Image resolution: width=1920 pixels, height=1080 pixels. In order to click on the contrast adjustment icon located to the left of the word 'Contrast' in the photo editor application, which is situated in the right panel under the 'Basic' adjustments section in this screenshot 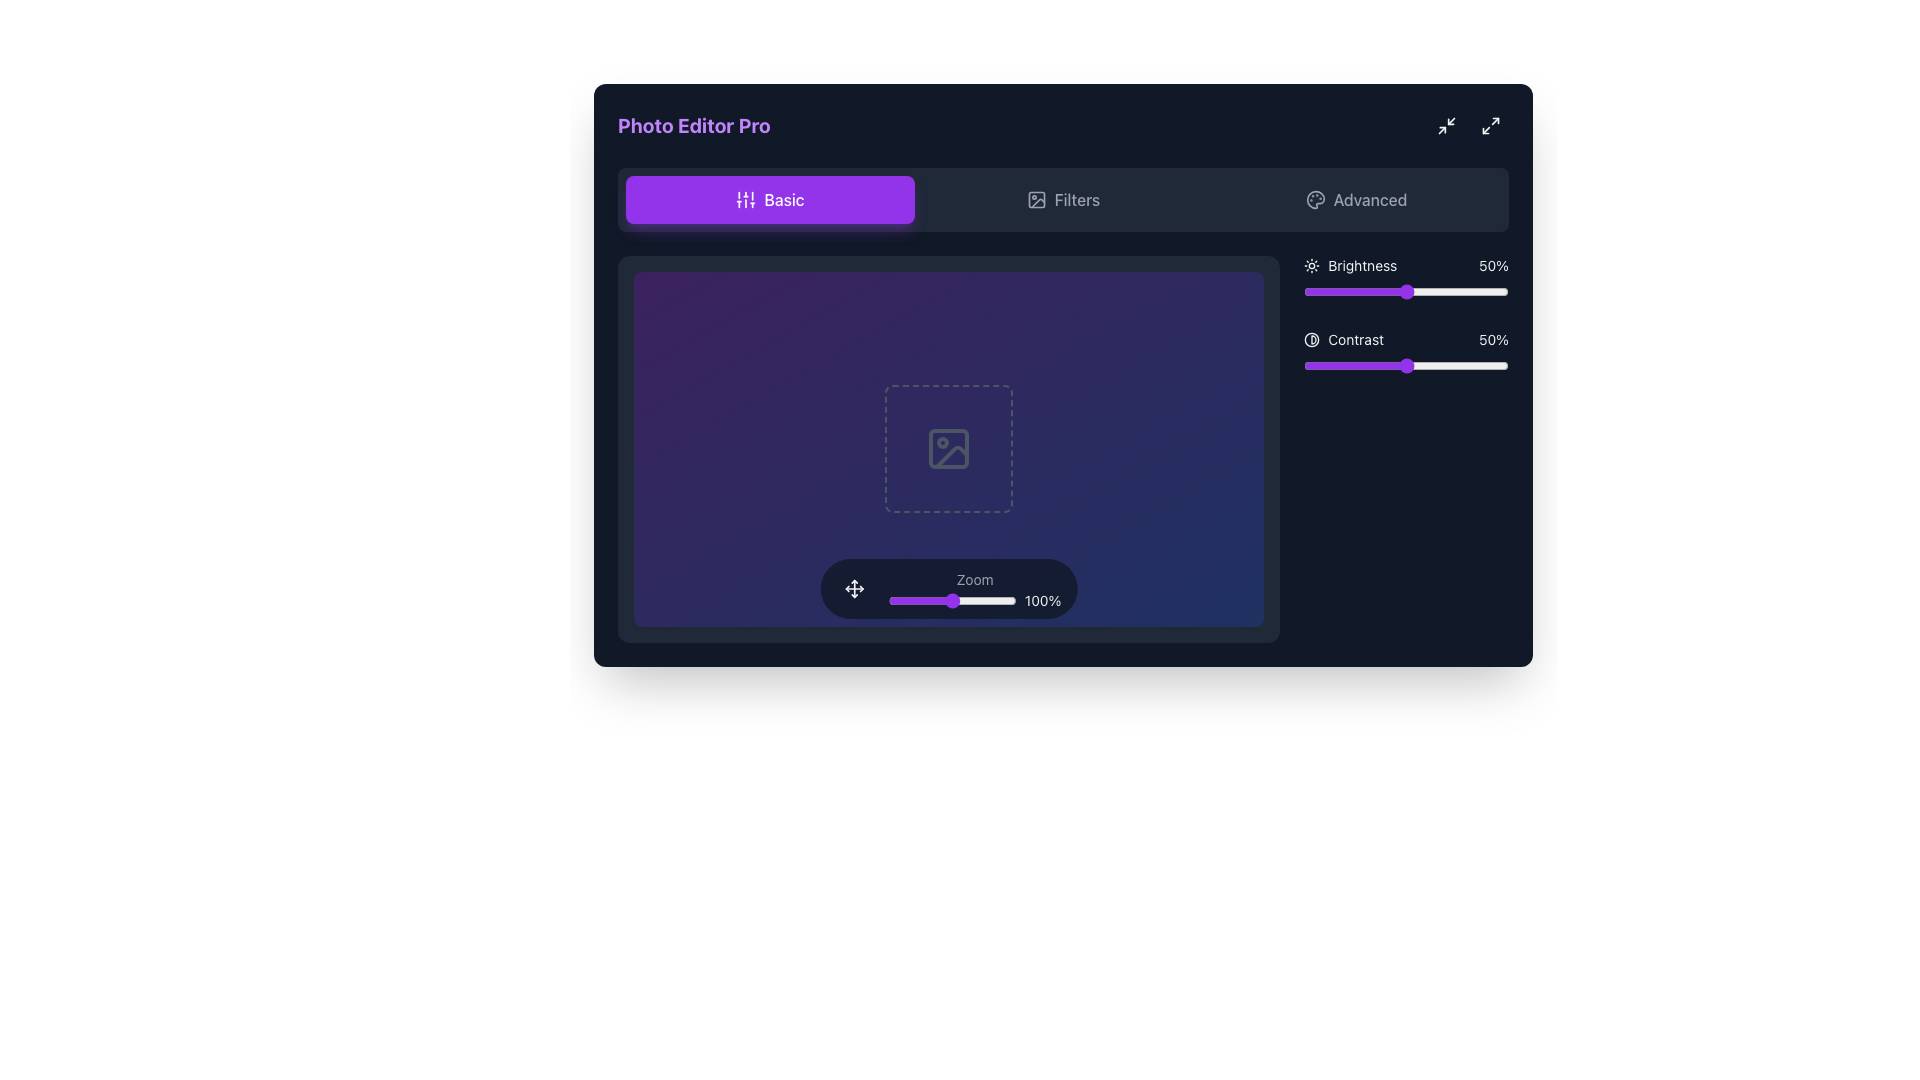, I will do `click(1312, 338)`.